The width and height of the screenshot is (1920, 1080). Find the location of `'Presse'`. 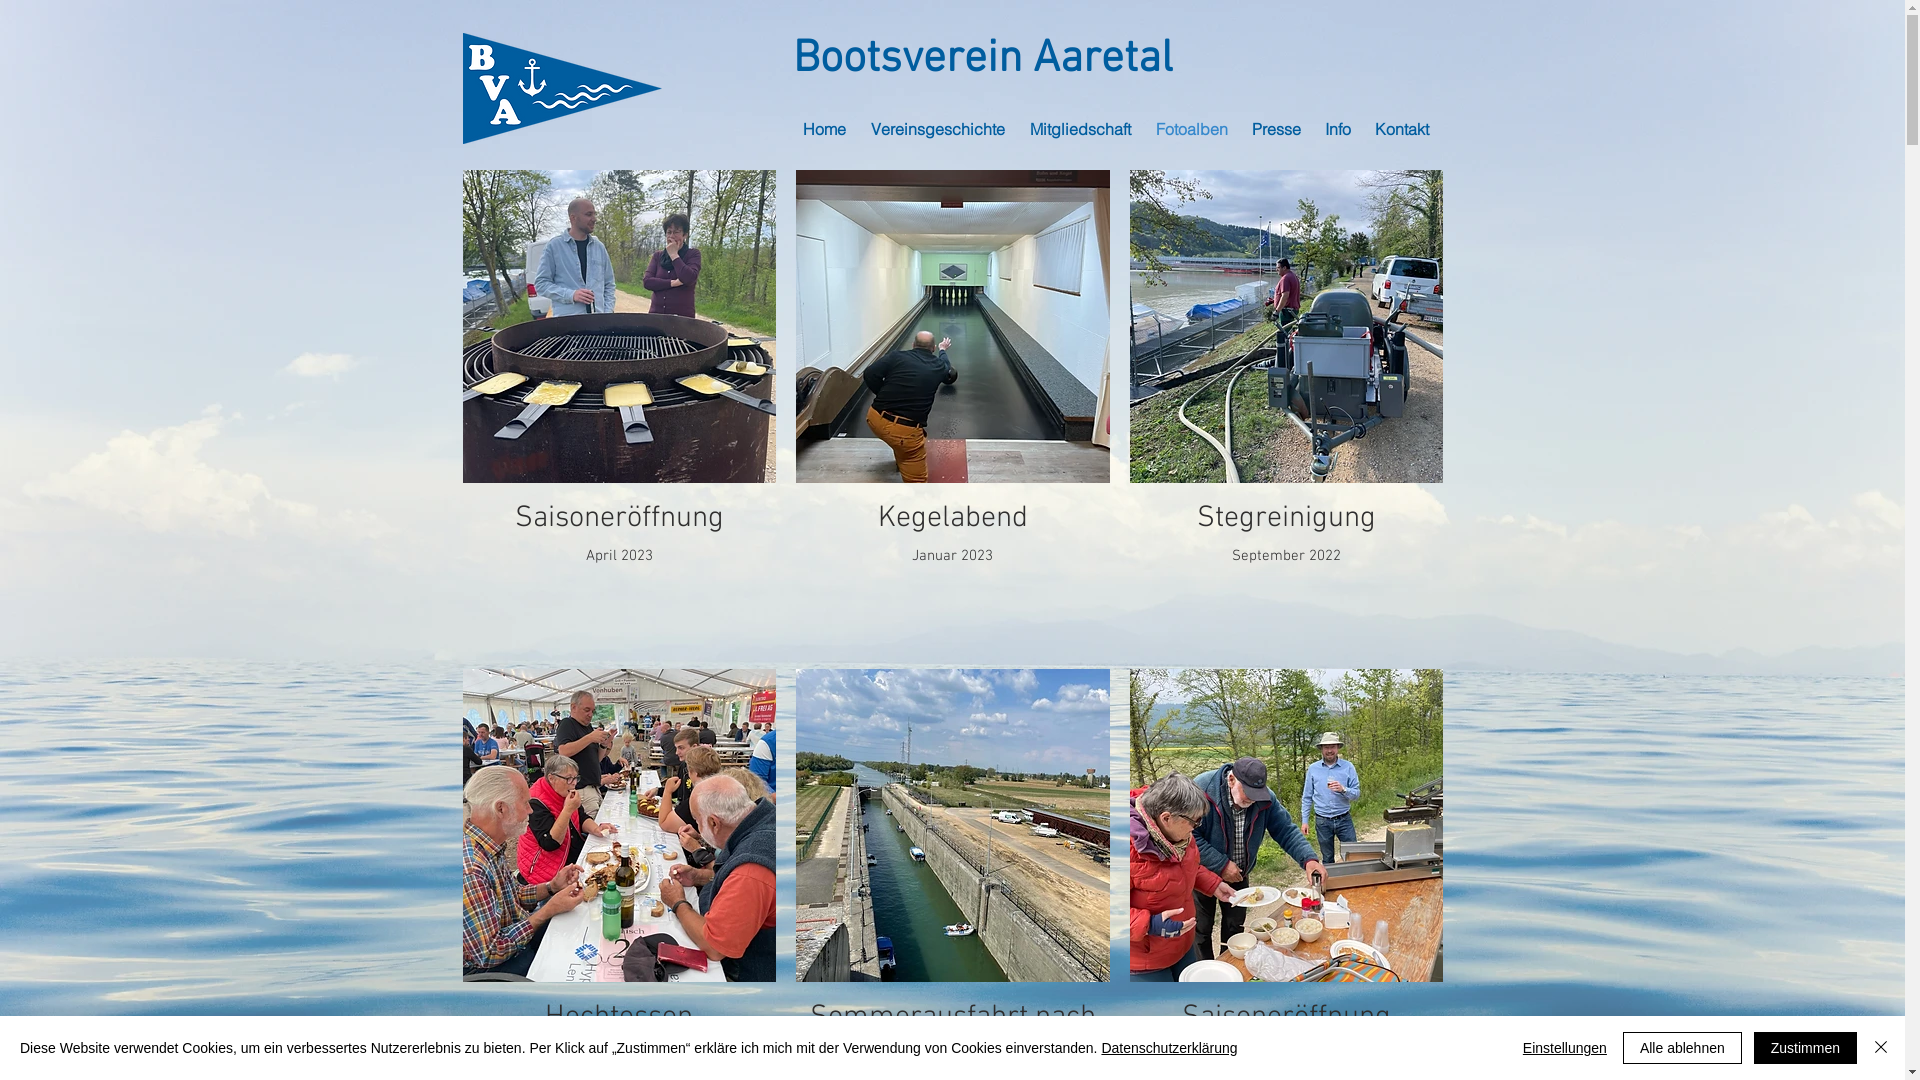

'Presse' is located at coordinates (1277, 128).